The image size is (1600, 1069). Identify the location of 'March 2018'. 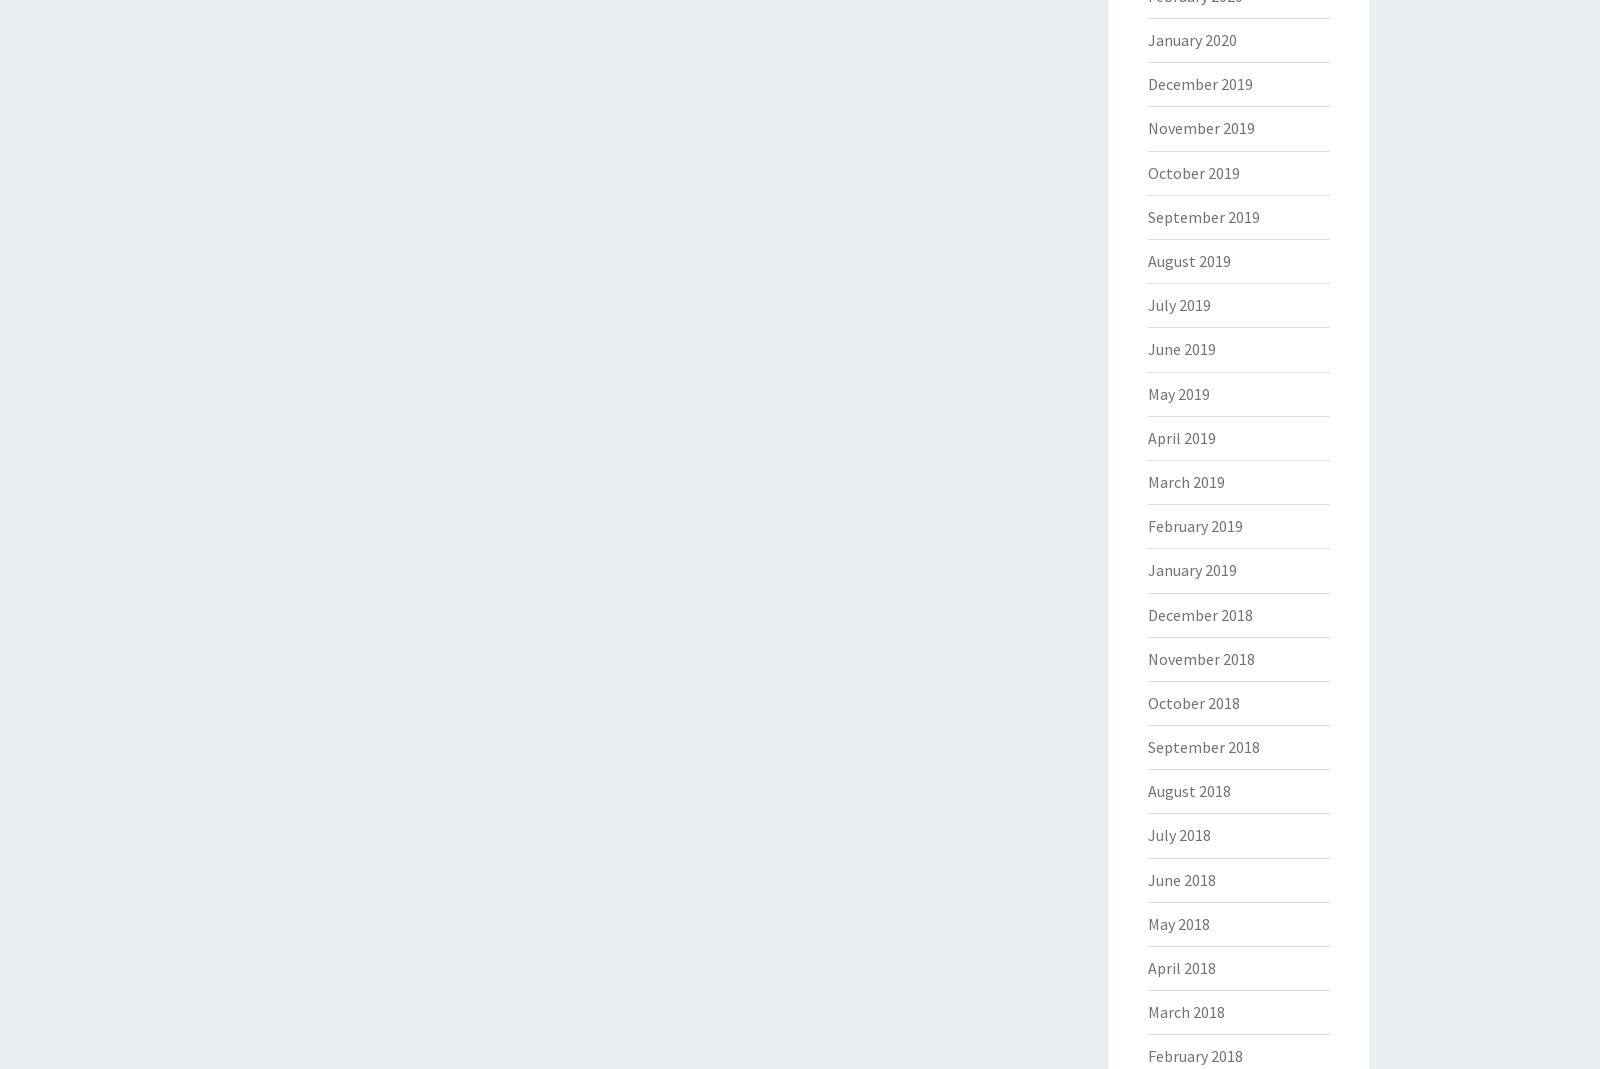
(1147, 1012).